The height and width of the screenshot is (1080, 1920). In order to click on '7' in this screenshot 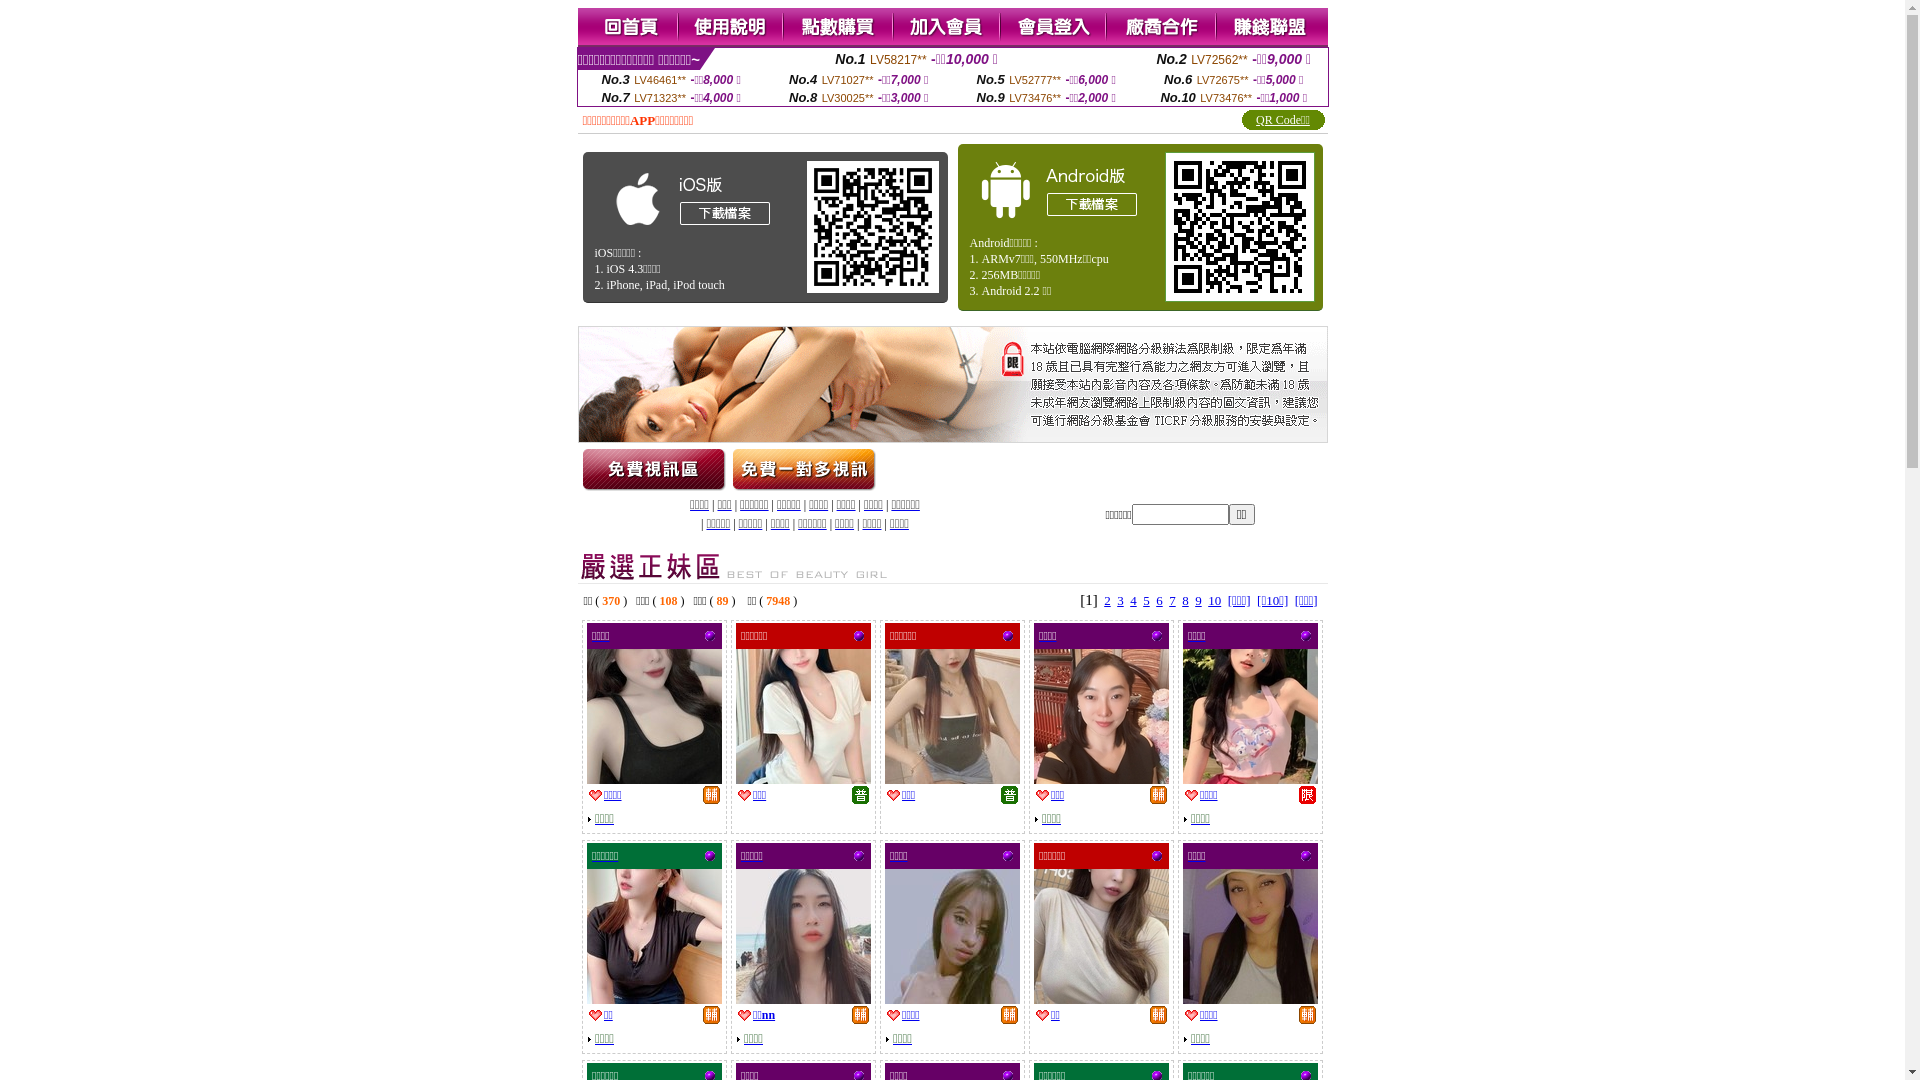, I will do `click(1169, 599)`.